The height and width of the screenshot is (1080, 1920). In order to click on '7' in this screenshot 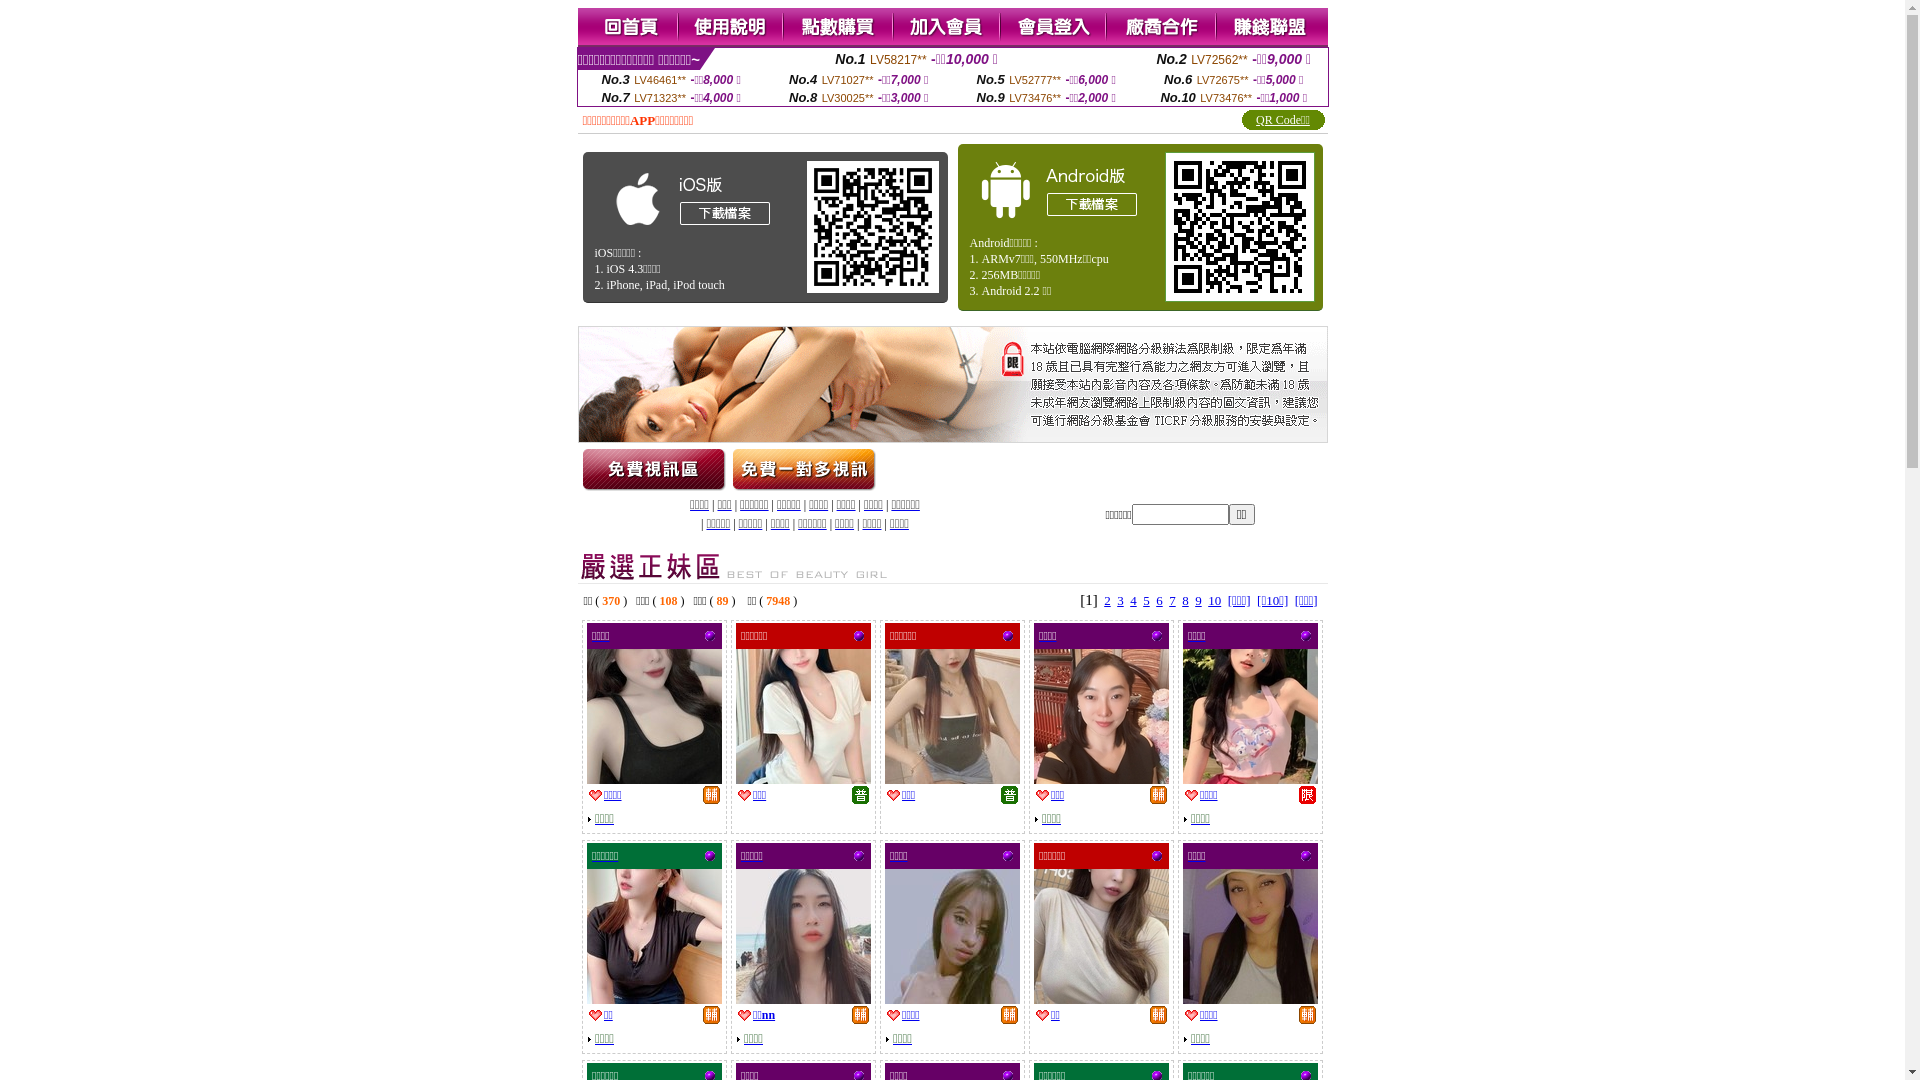, I will do `click(1169, 599)`.